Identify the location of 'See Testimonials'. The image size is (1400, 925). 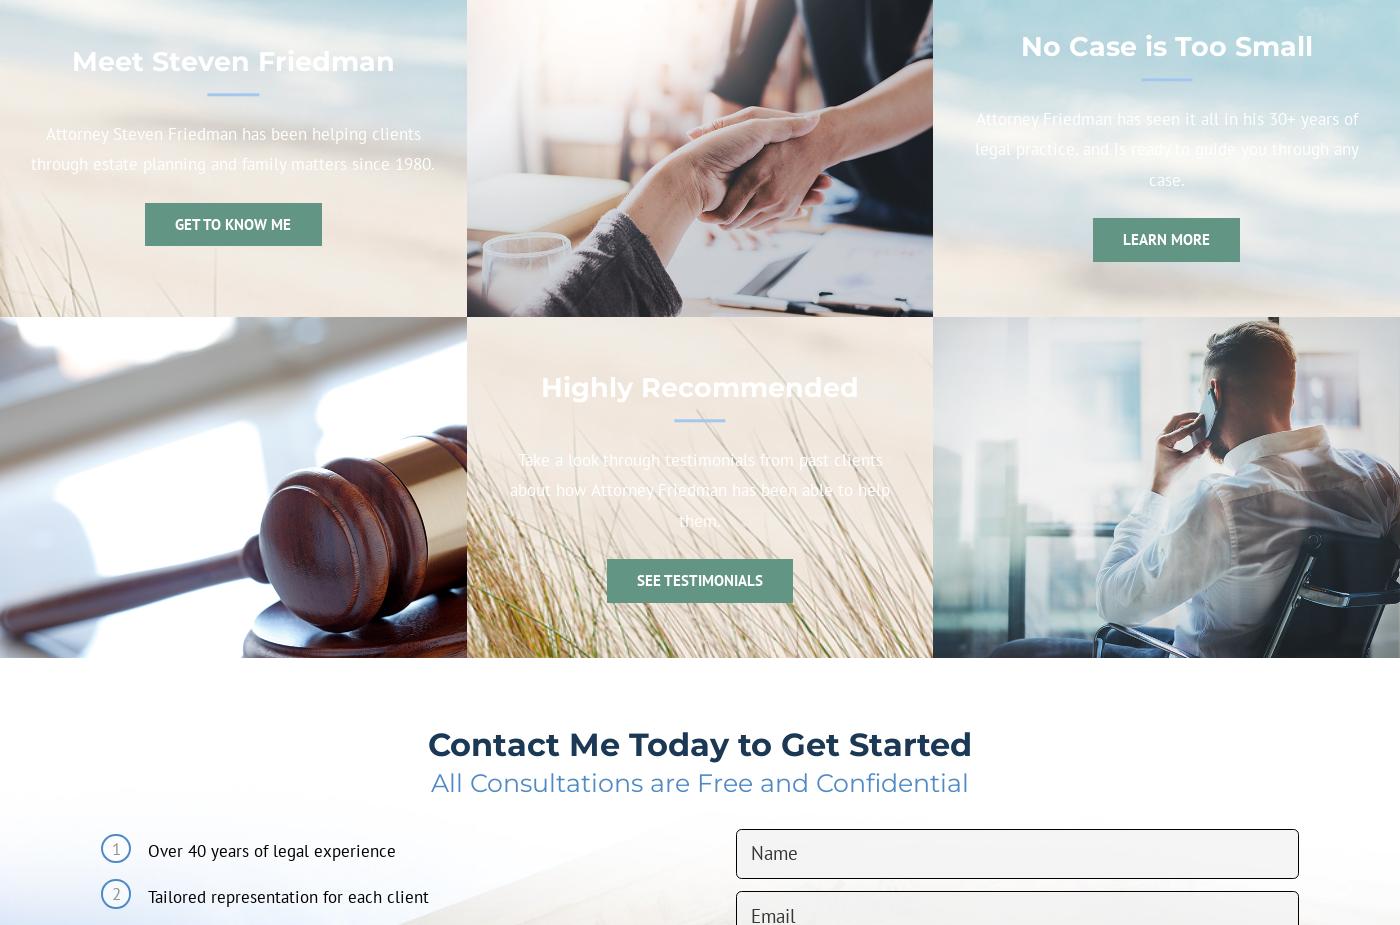
(637, 580).